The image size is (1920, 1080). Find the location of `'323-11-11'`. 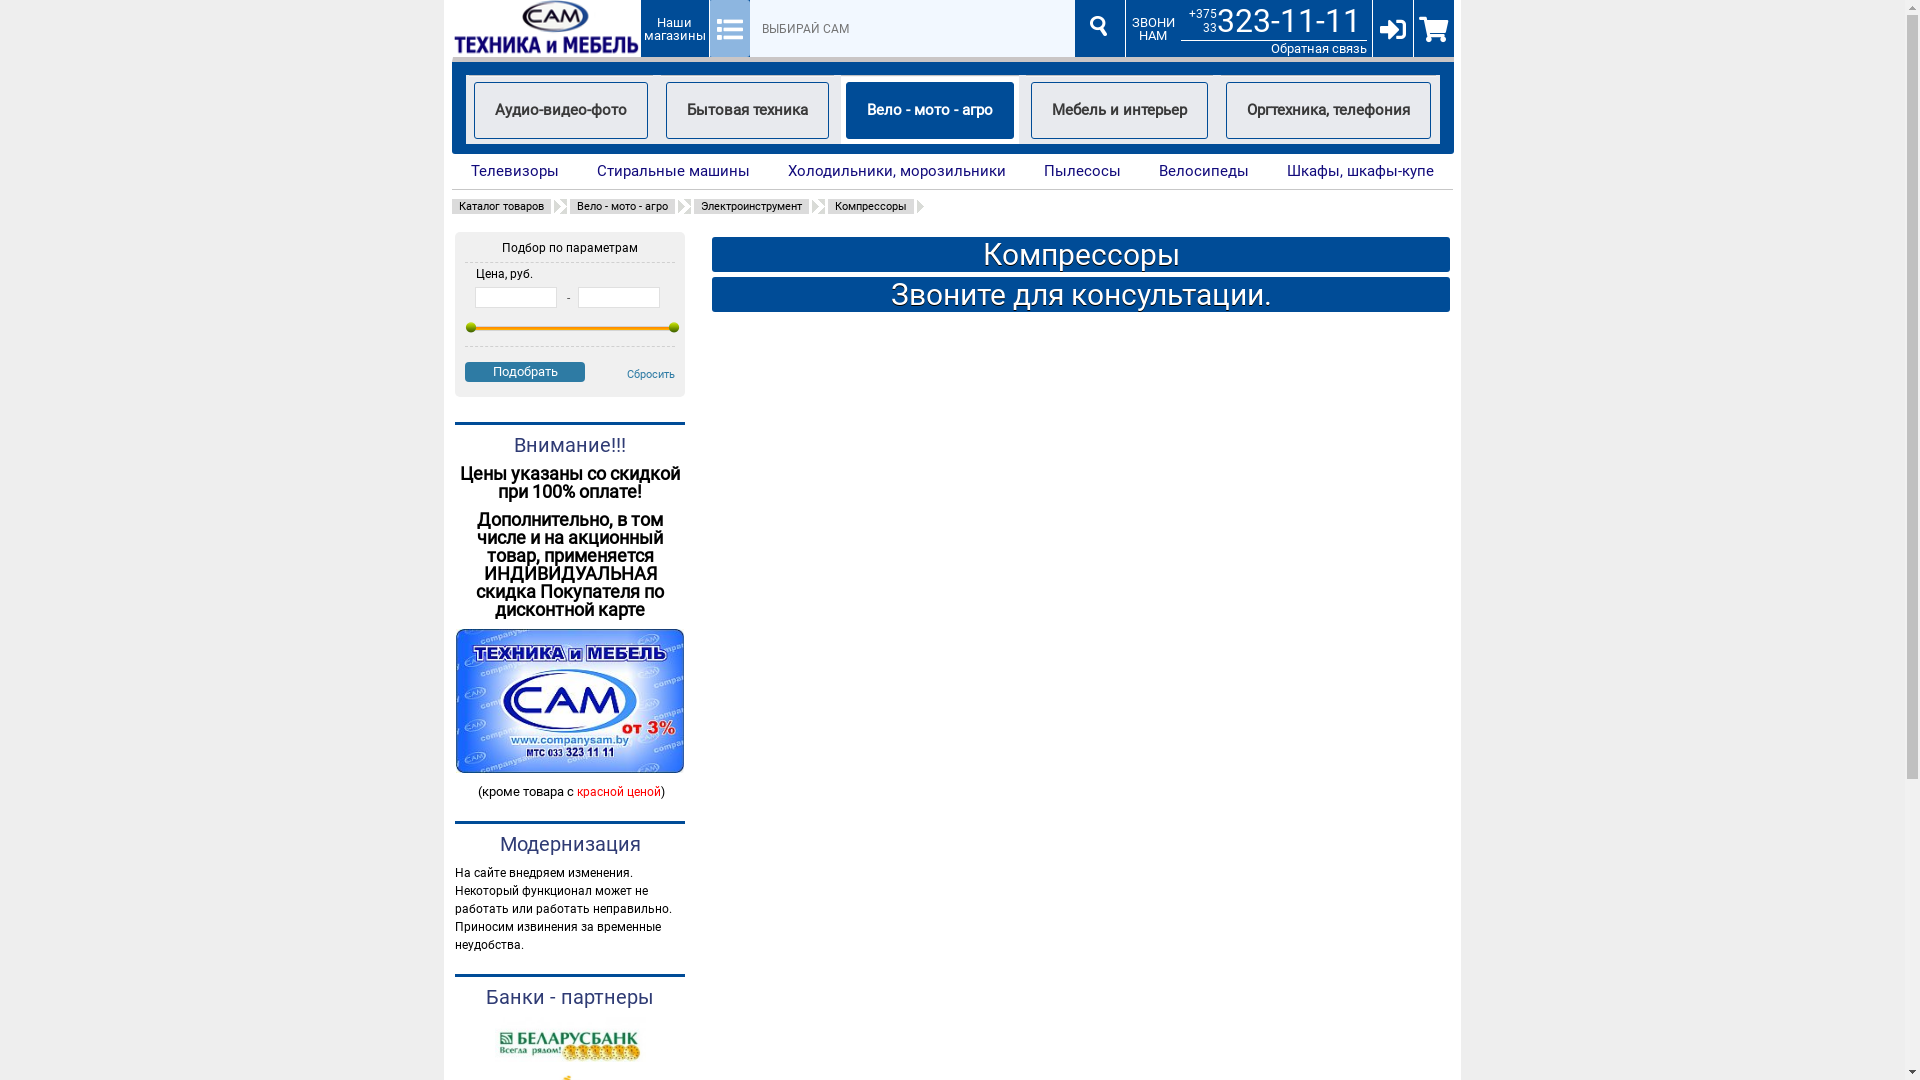

'323-11-11' is located at coordinates (1287, 20).